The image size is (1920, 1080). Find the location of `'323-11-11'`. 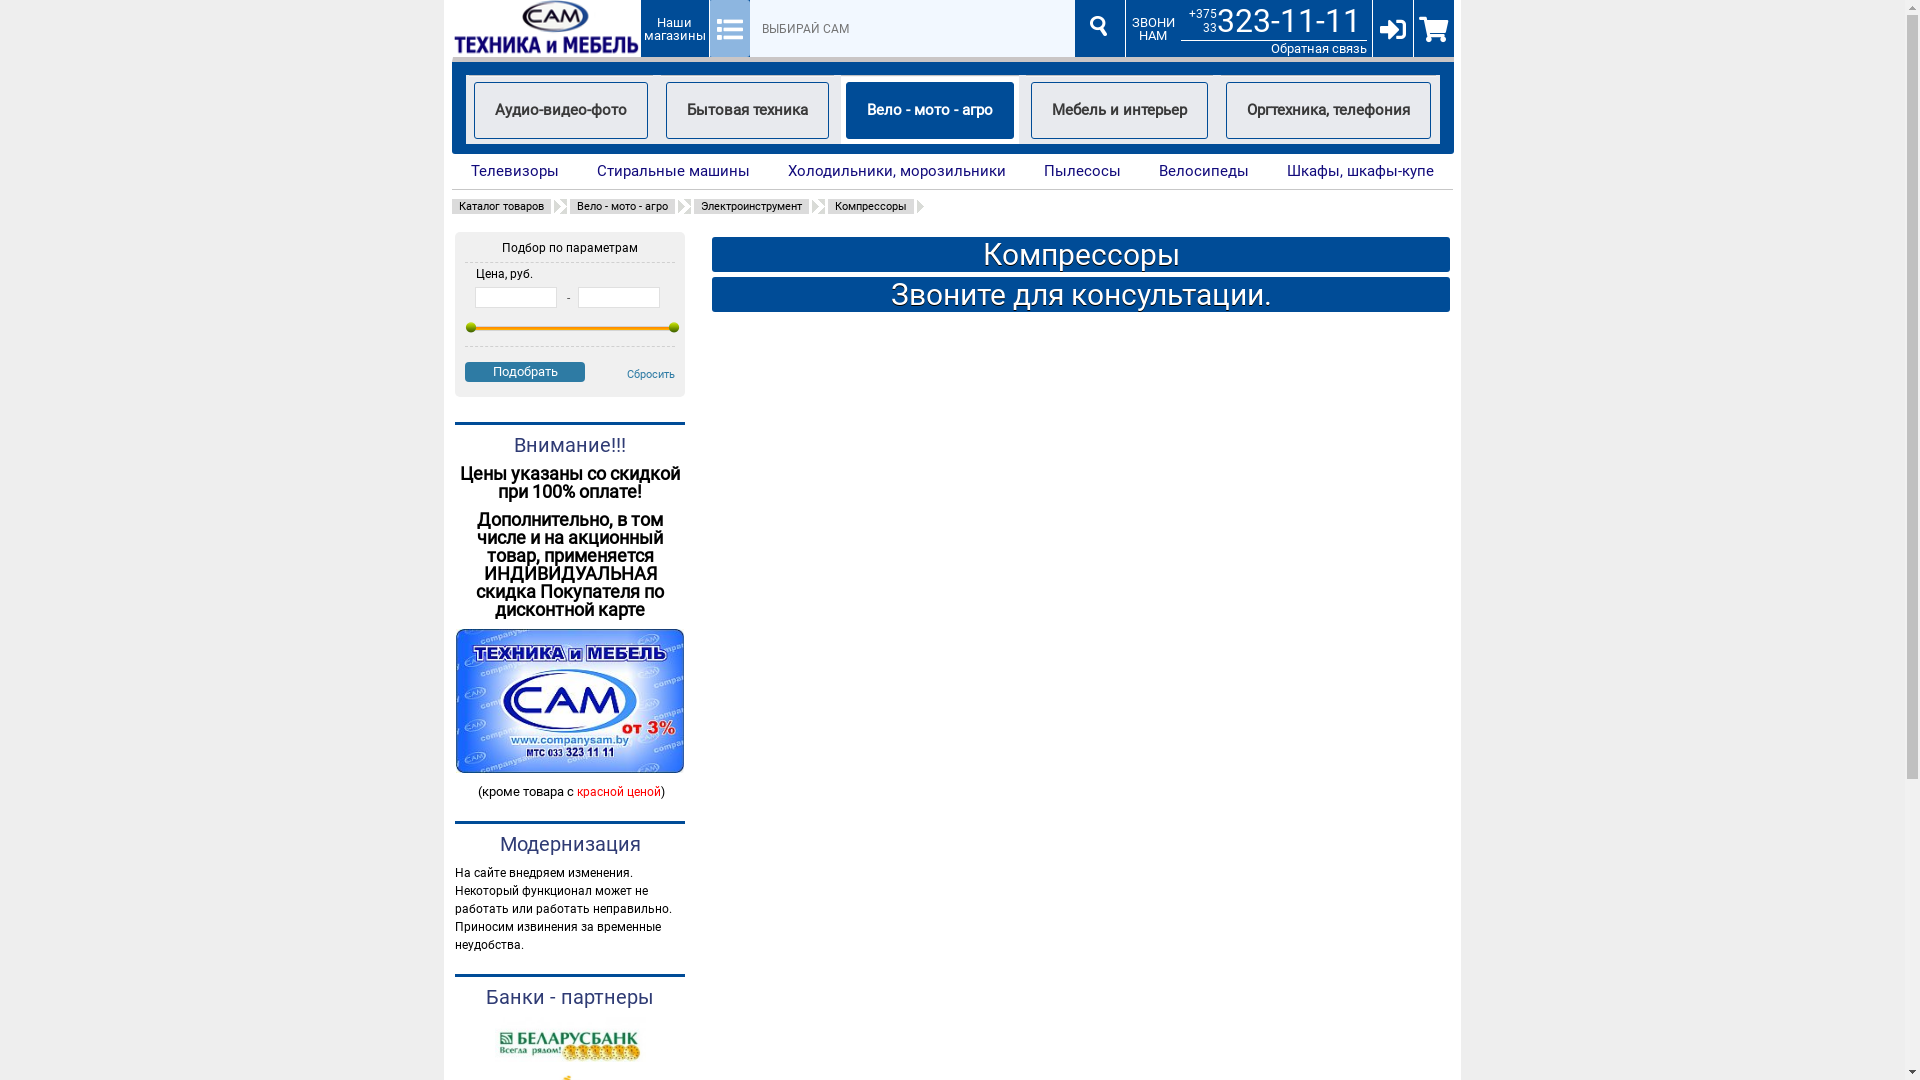

'323-11-11' is located at coordinates (1287, 20).